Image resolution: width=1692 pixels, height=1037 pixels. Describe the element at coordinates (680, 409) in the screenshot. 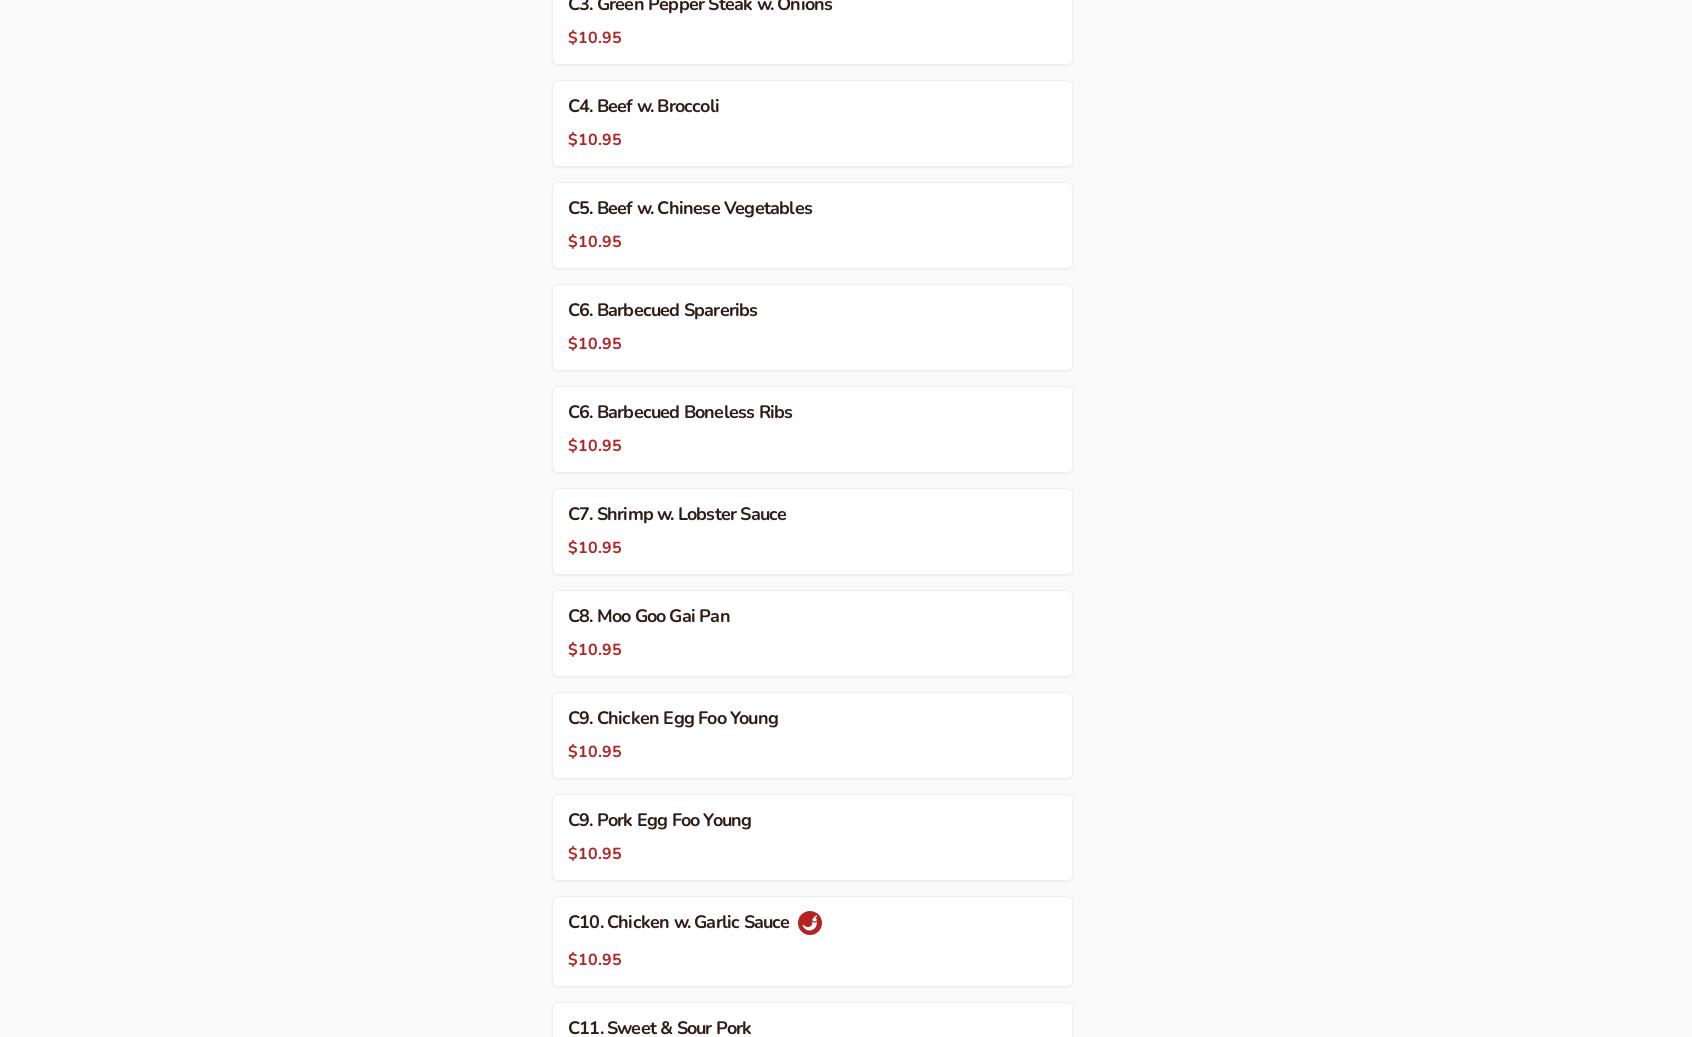

I see `'C6. Barbecued Boneless Ribs'` at that location.